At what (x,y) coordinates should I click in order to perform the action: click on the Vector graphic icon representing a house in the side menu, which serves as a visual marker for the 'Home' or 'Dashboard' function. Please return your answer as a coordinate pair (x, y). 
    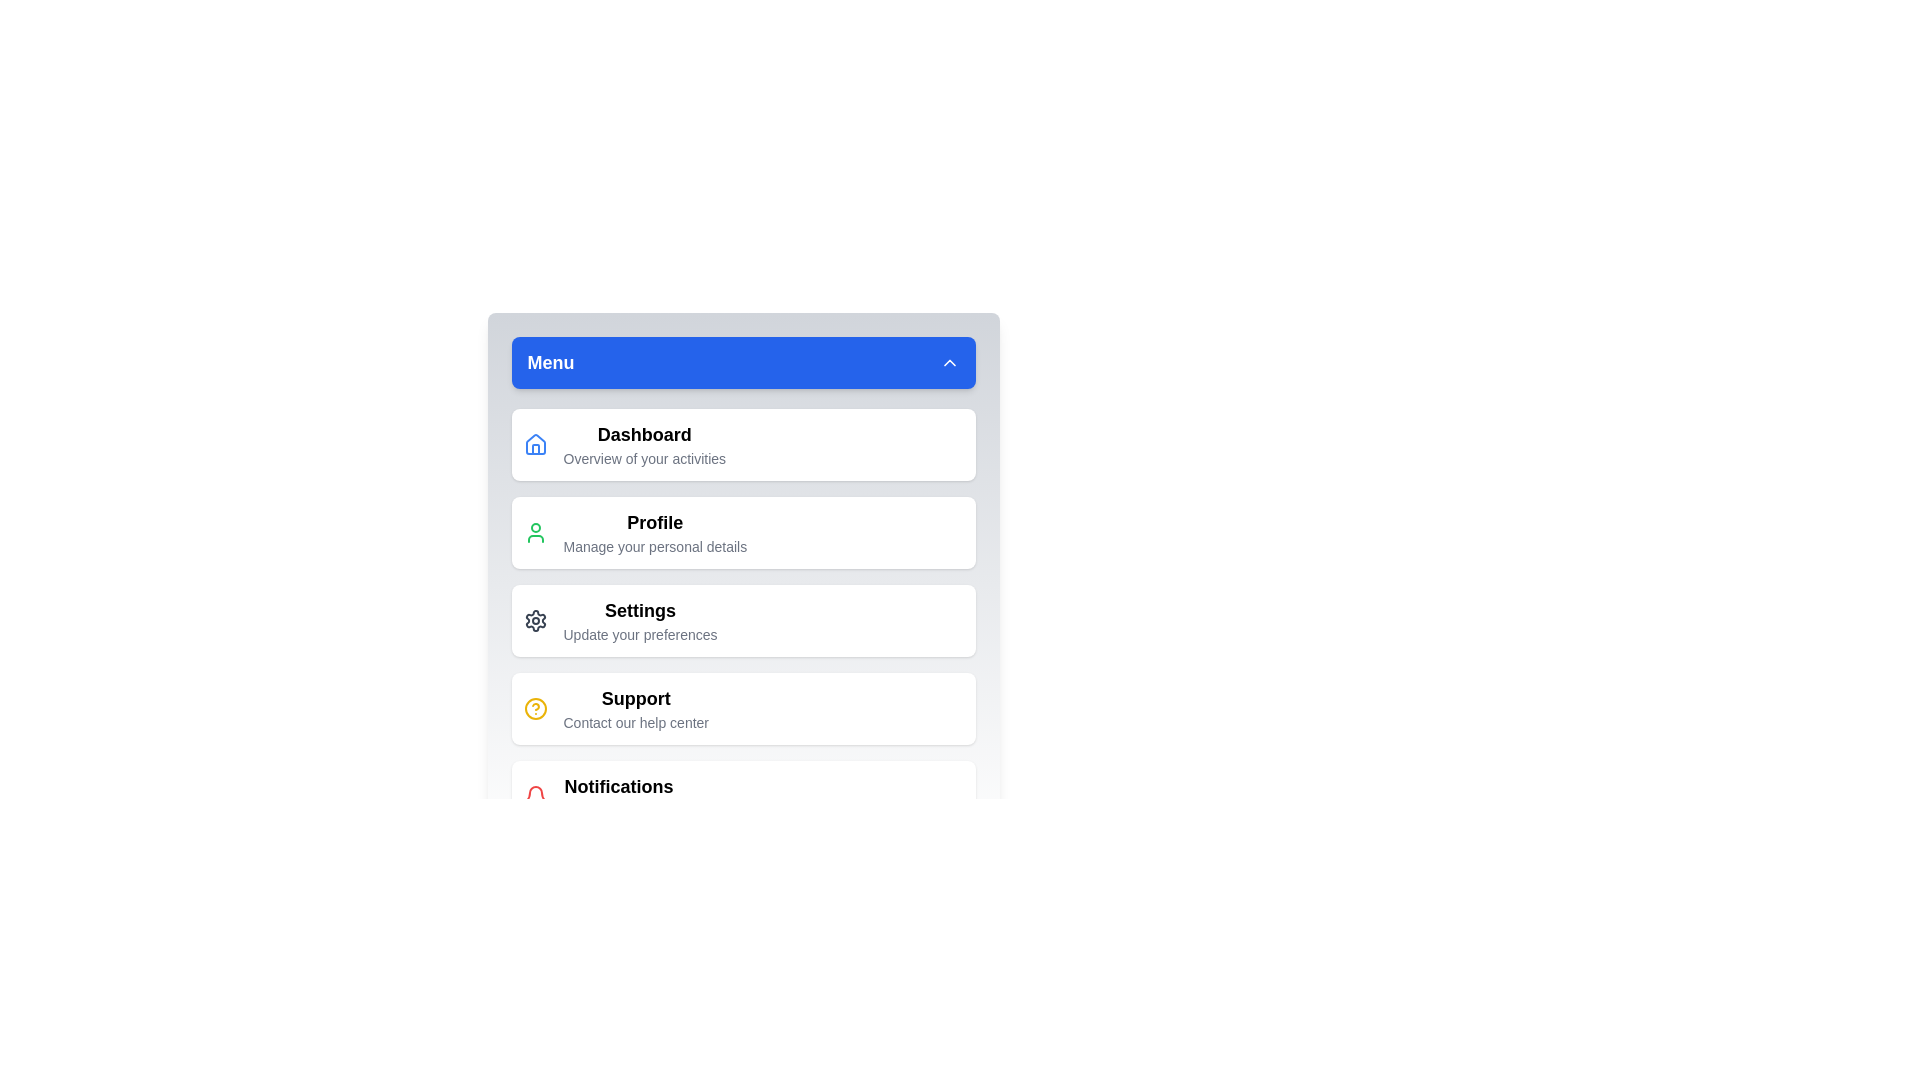
    Looking at the image, I should click on (535, 443).